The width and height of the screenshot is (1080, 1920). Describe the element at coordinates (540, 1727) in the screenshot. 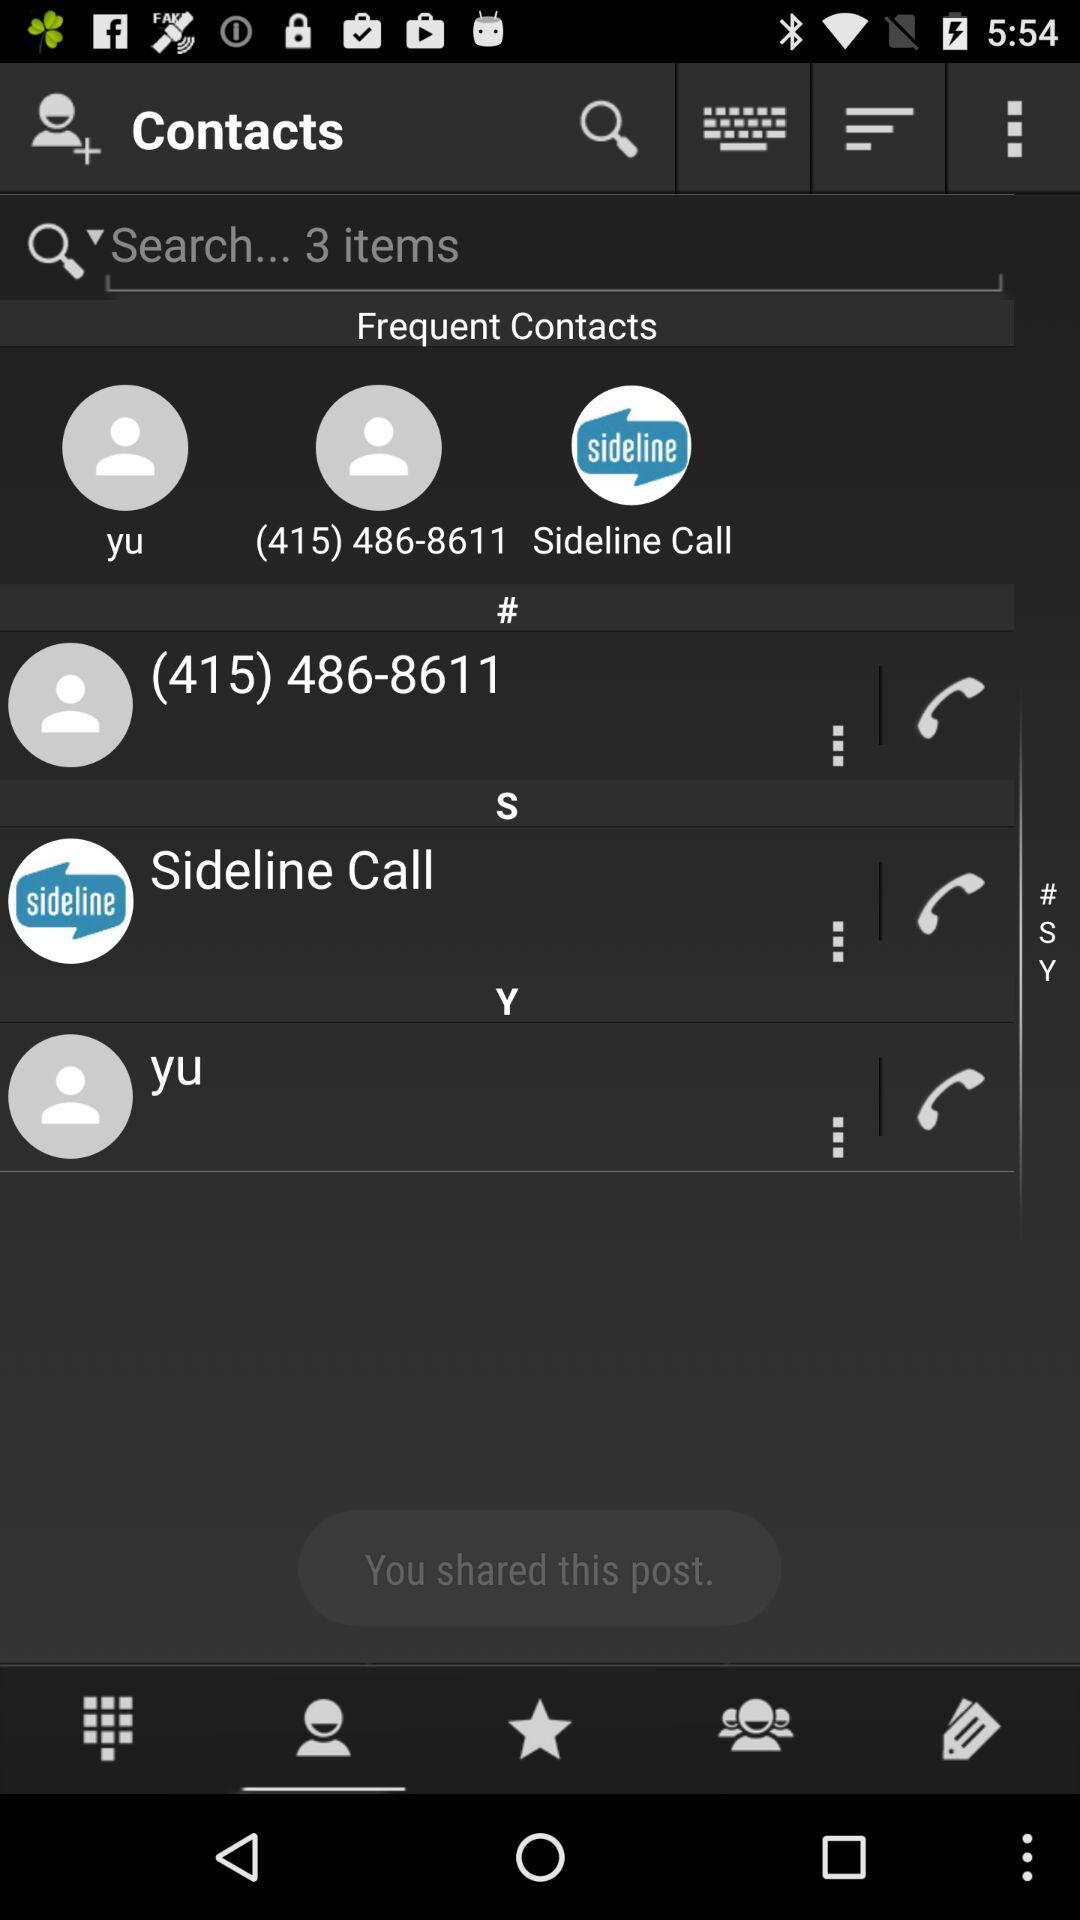

I see `rate the app` at that location.